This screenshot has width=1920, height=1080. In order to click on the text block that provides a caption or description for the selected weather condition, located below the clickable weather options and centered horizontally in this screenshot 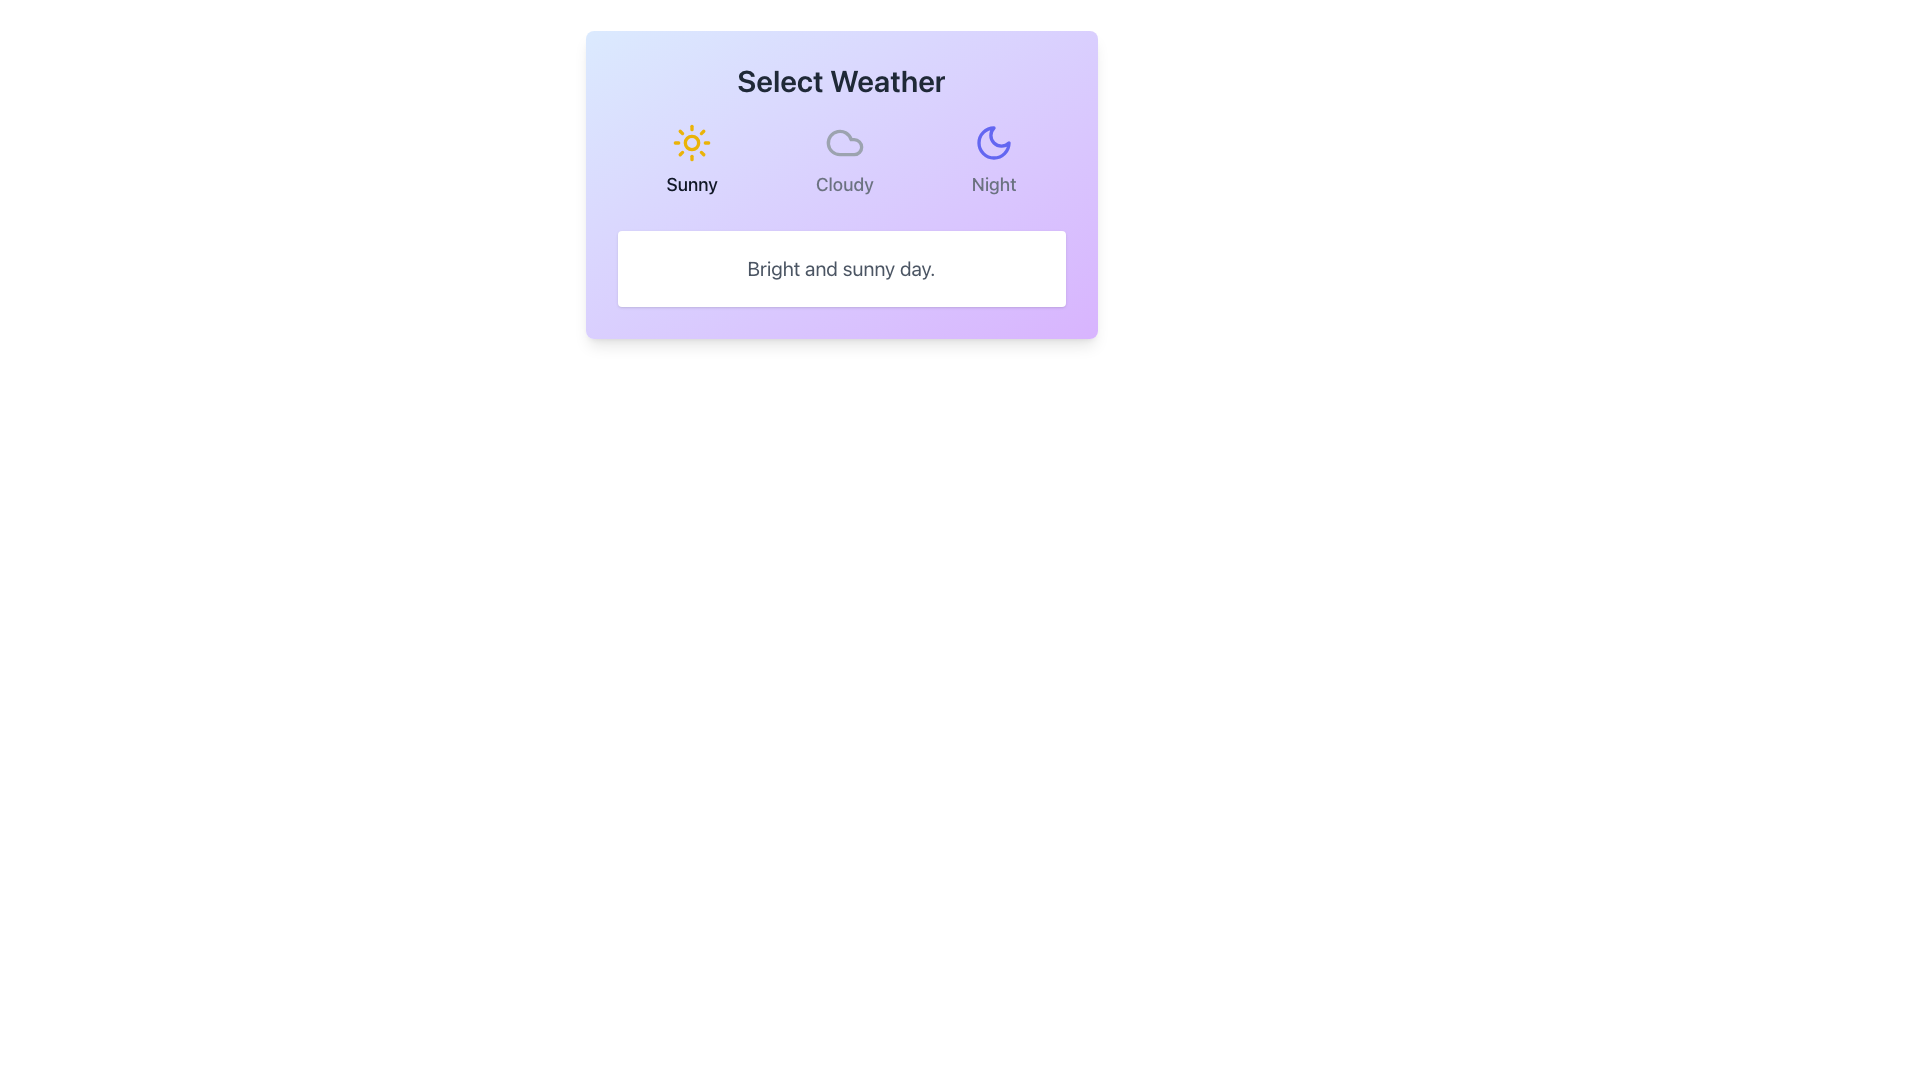, I will do `click(841, 268)`.